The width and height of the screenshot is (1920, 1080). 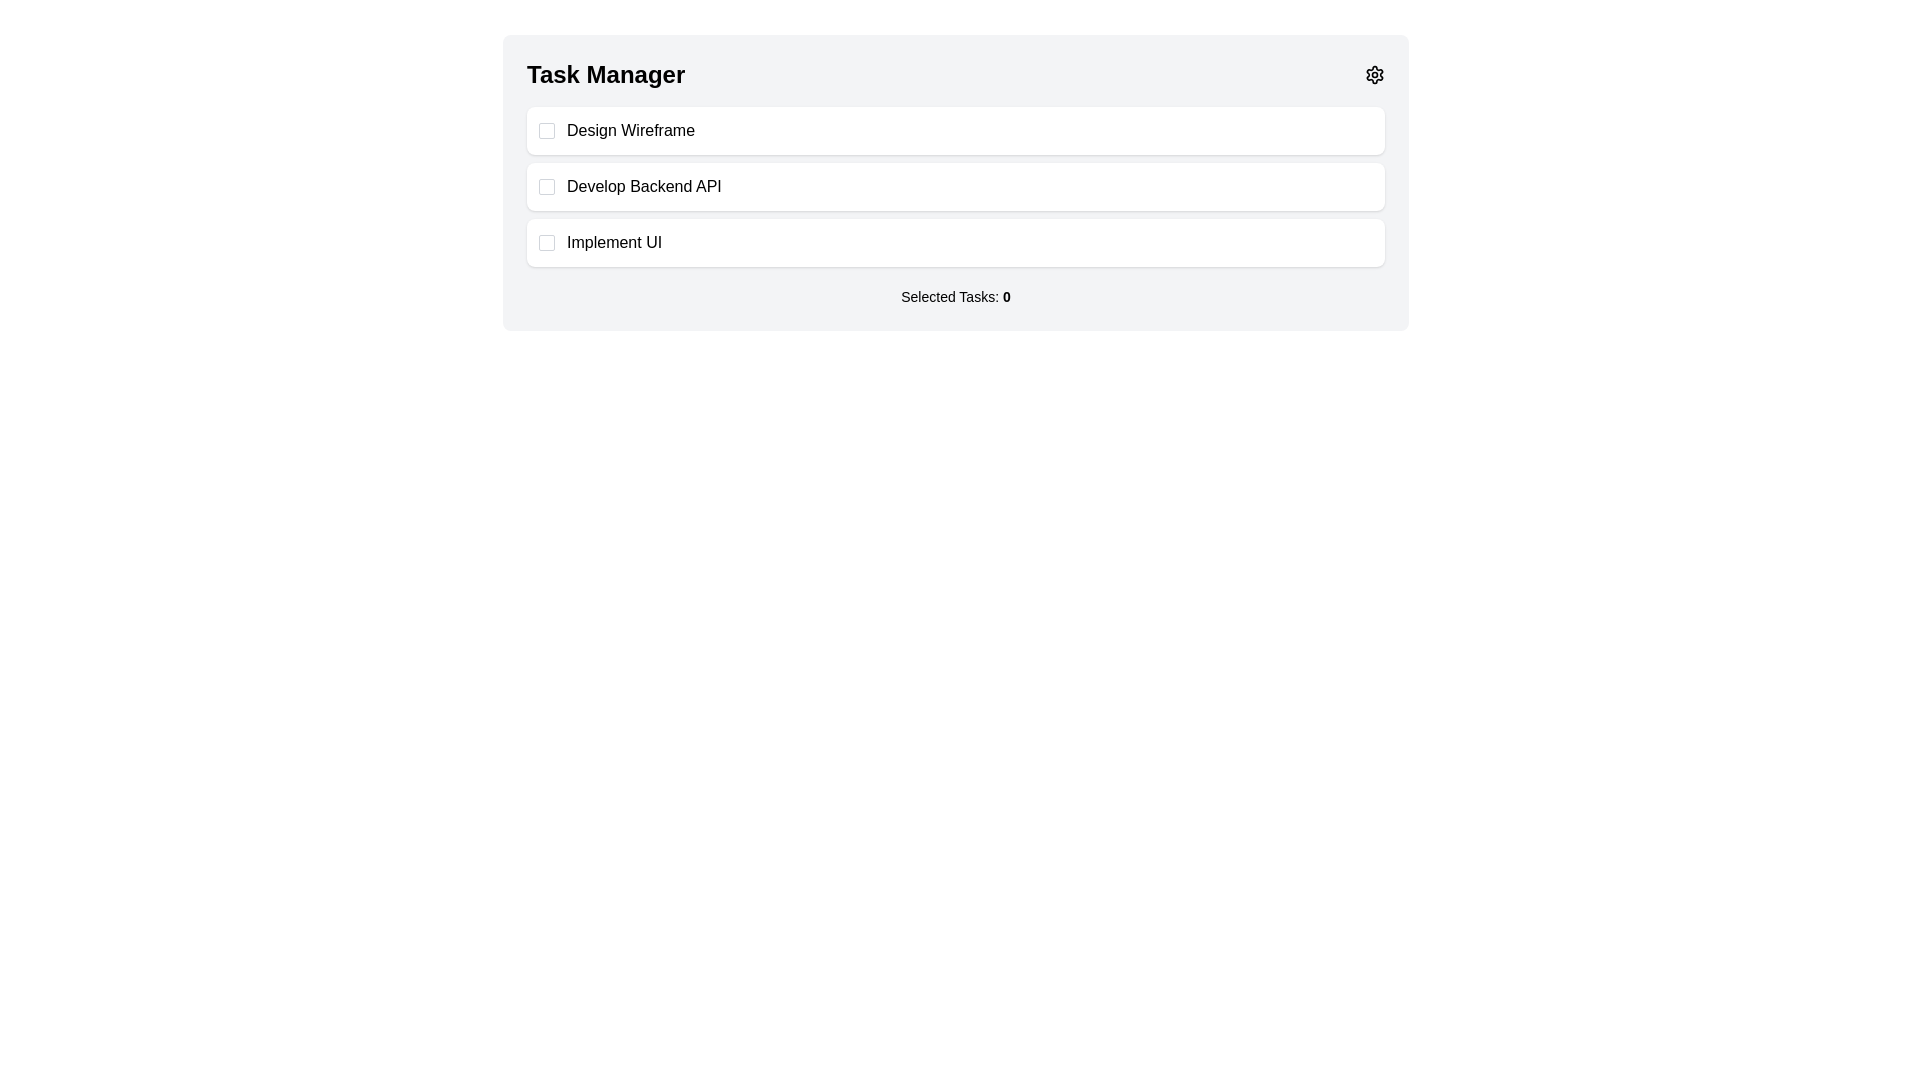 What do you see at coordinates (954, 297) in the screenshot?
I see `the Text Label that indicates the number of tasks selected by the user in the Task Manager box` at bounding box center [954, 297].